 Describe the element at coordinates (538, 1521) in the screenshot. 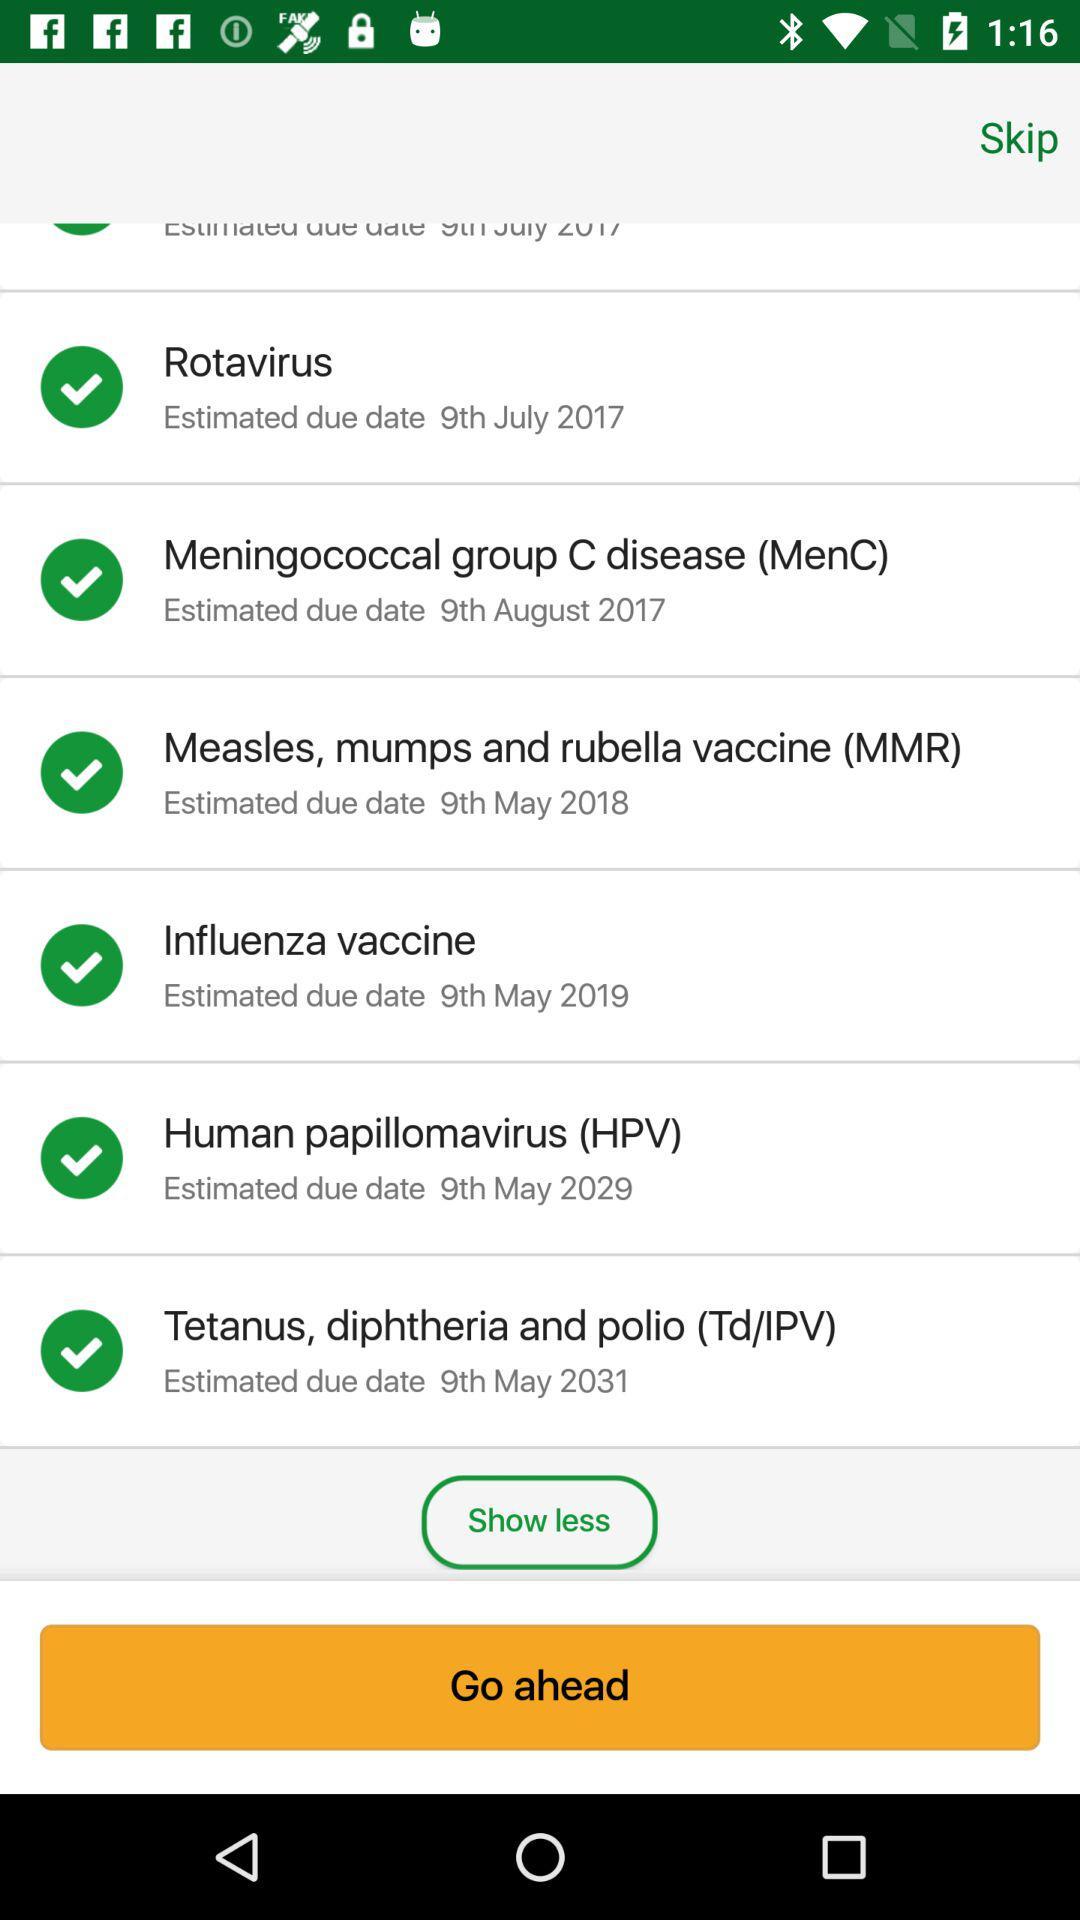

I see `show less item` at that location.